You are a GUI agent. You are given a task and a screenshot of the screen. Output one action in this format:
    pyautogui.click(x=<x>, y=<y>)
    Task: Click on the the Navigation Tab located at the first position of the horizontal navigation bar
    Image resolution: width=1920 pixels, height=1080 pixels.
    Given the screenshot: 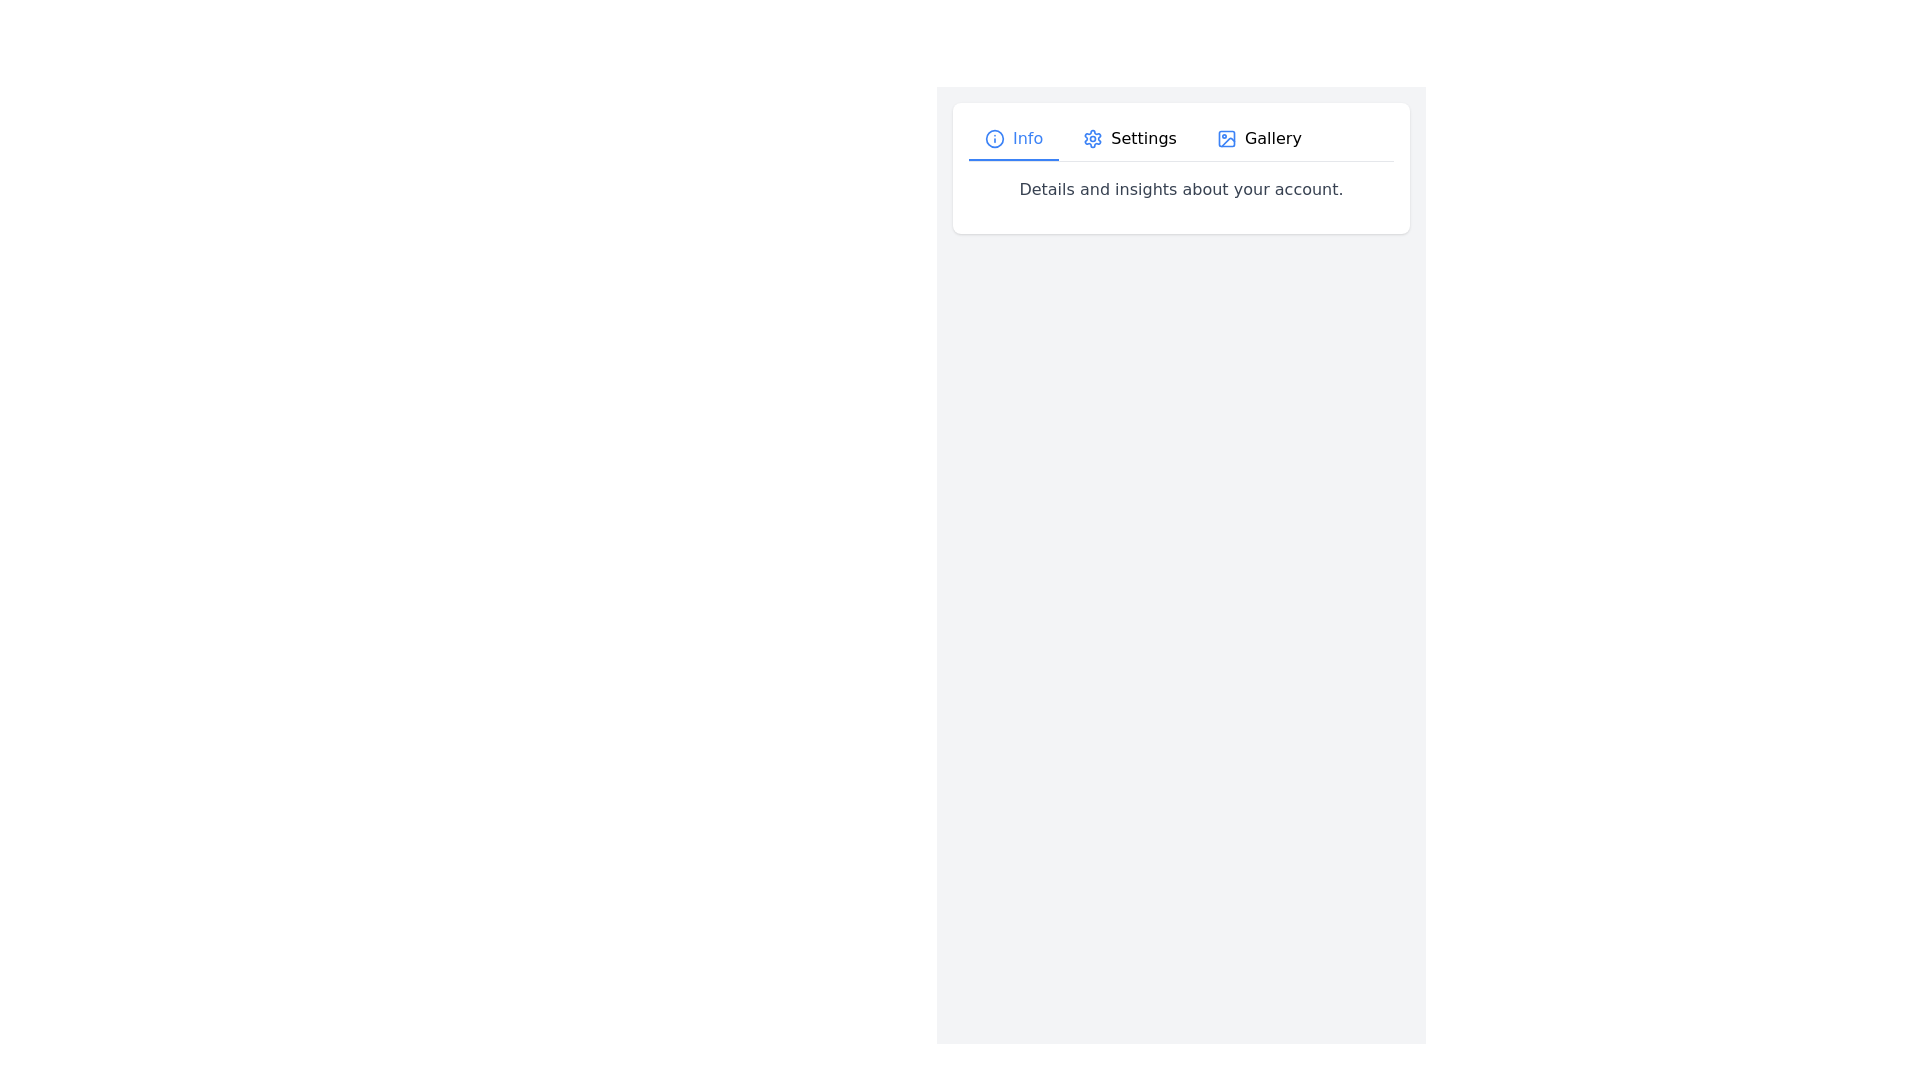 What is the action you would take?
    pyautogui.click(x=1014, y=138)
    